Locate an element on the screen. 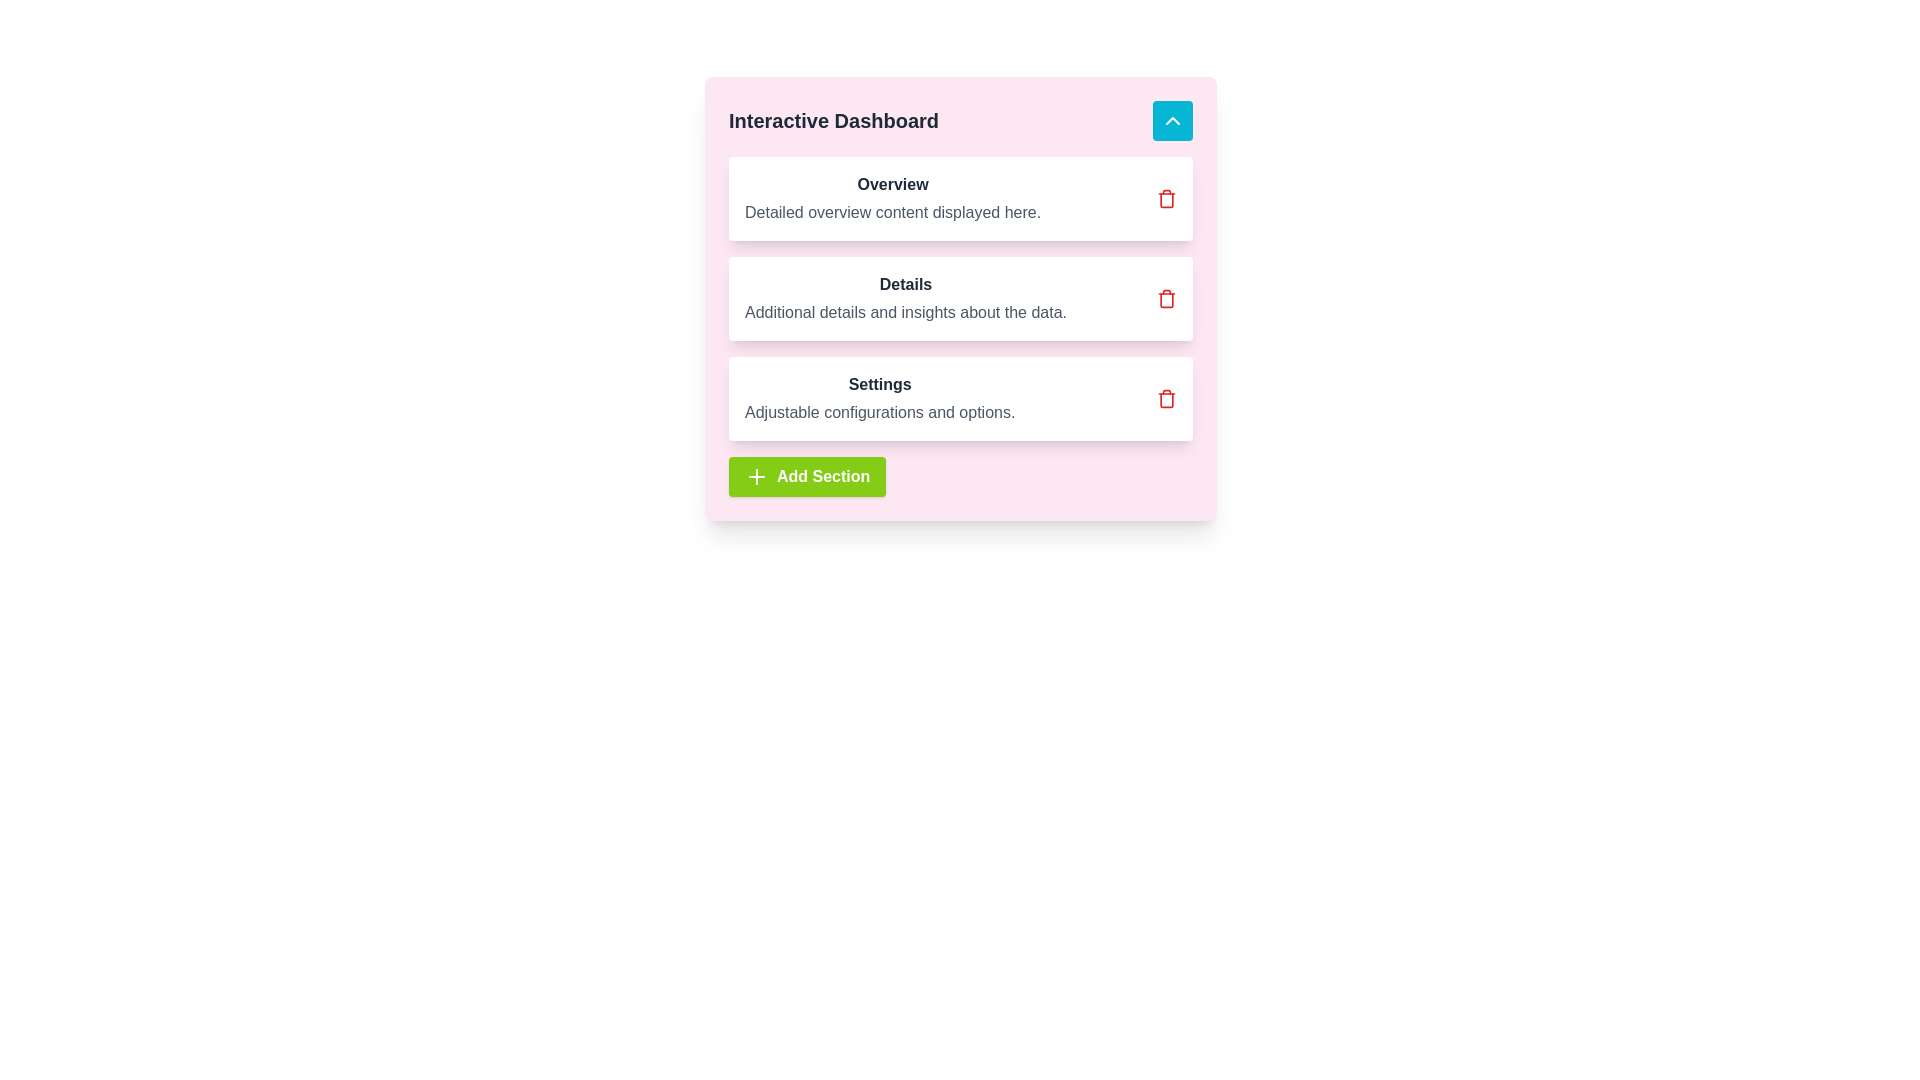  the Text Label that serves as a header or title in the second card of the vertical stack in the dashboard interface is located at coordinates (905, 285).